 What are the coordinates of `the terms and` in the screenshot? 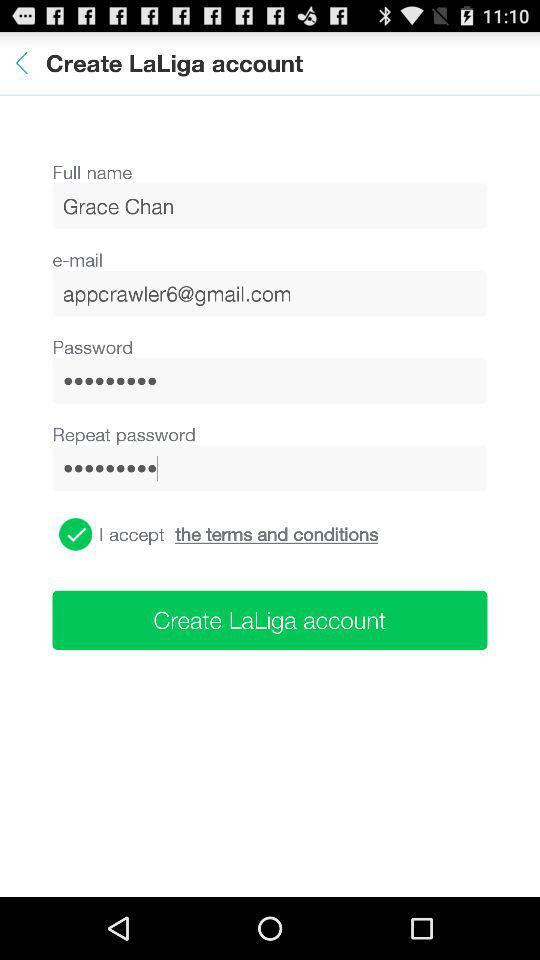 It's located at (275, 533).